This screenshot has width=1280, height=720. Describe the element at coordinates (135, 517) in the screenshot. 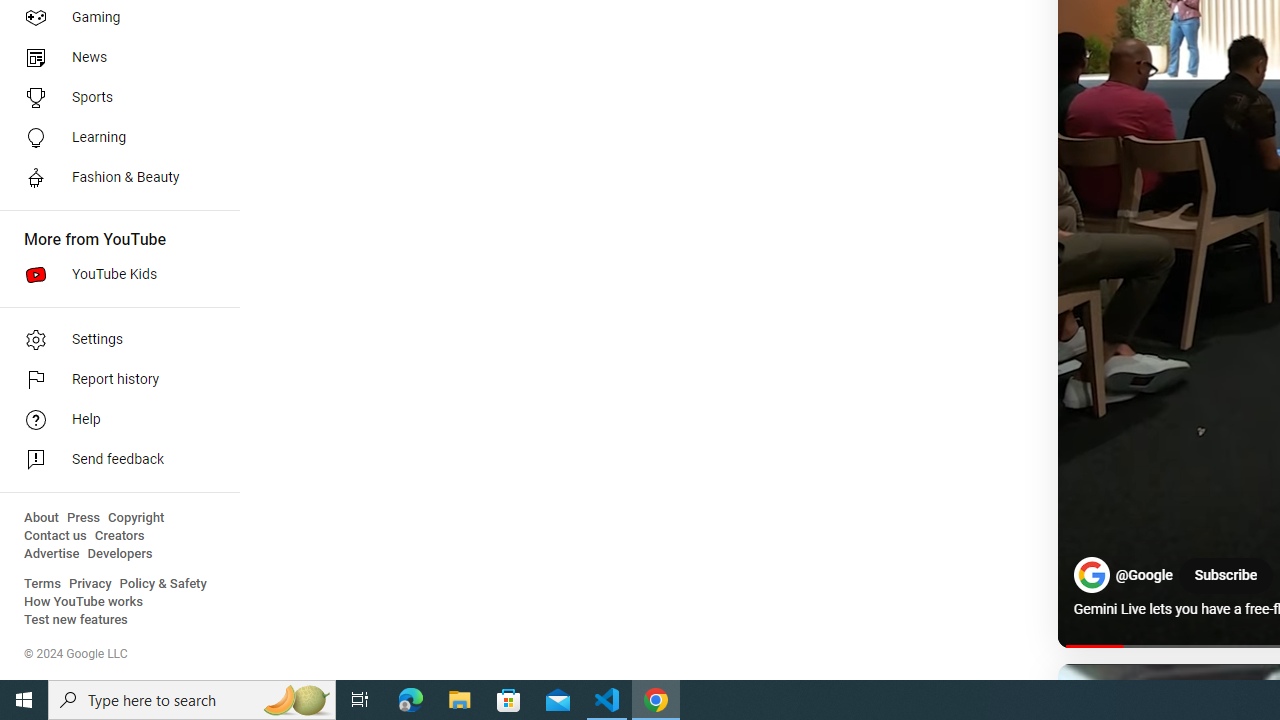

I see `'Copyright'` at that location.